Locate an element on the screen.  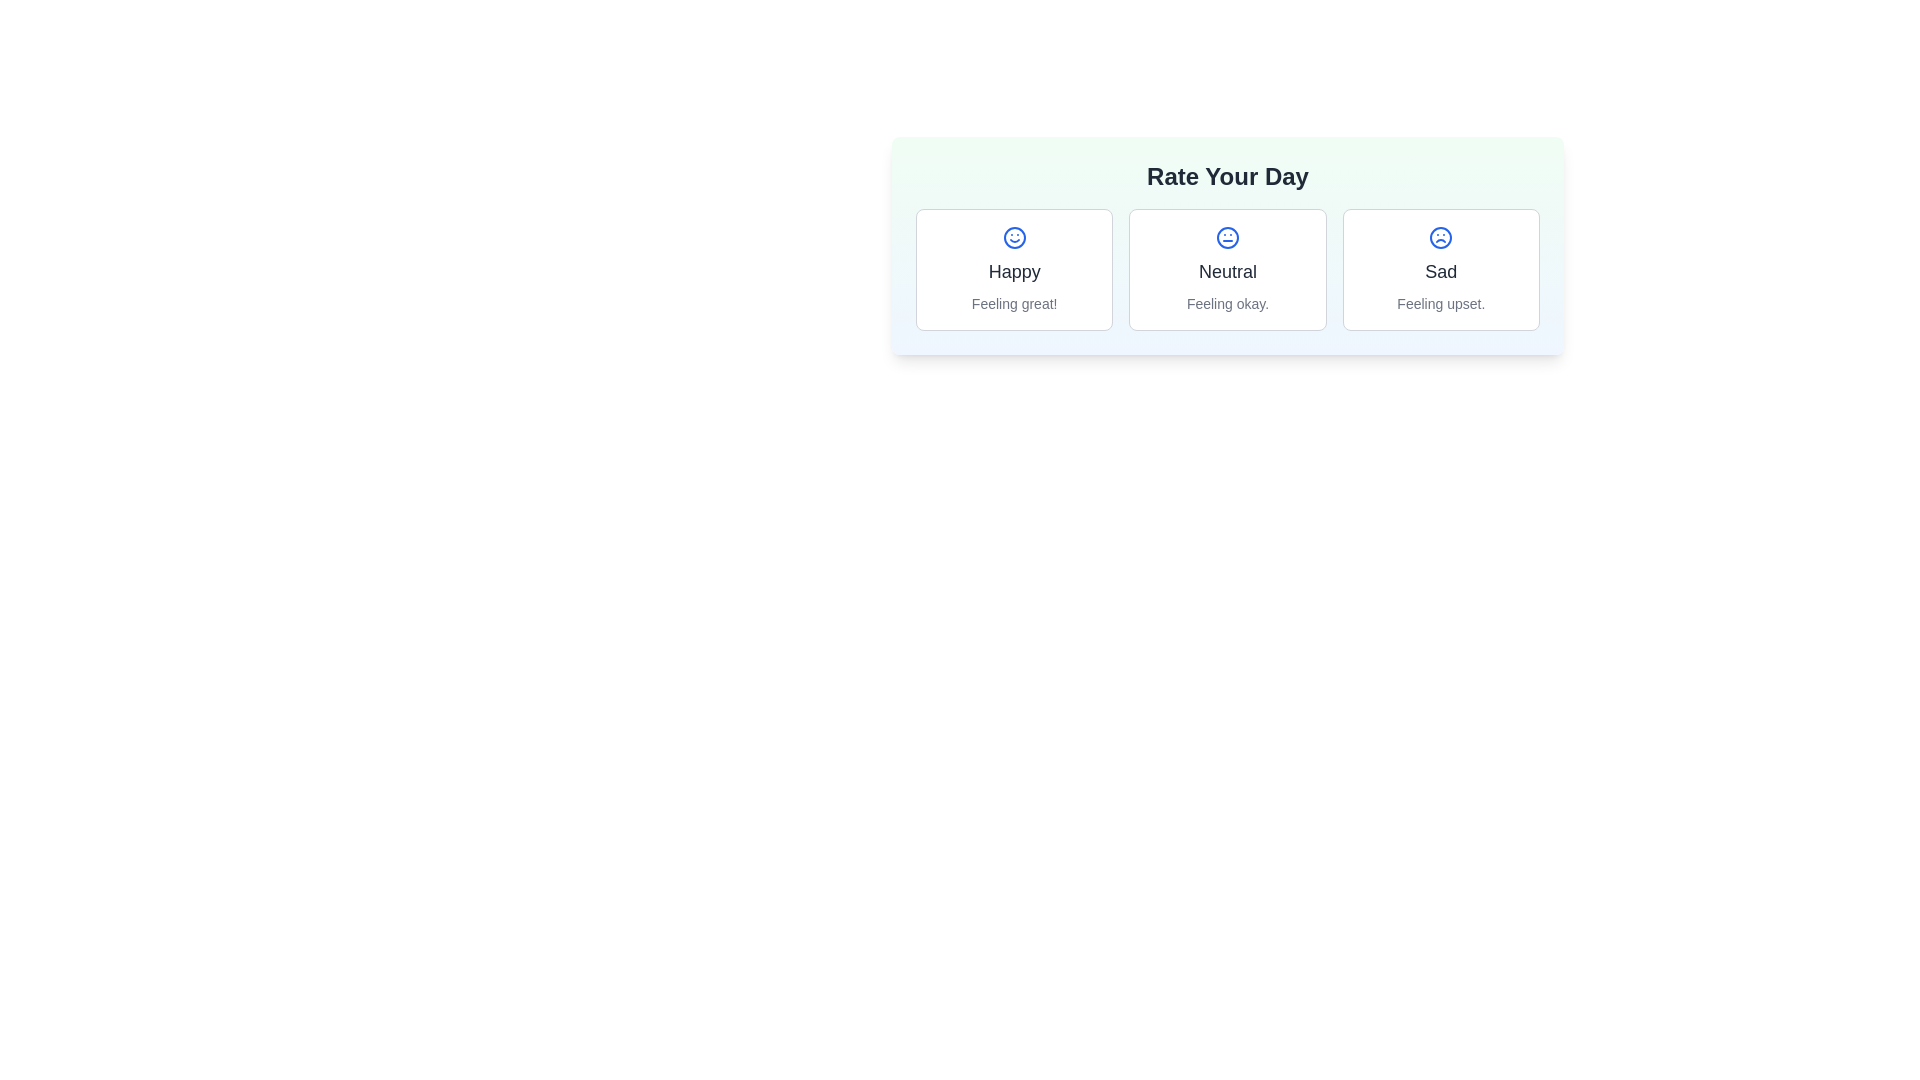
the selectable card widget that indicates the user's mood is sad, which is located as the third item in the mood rating feature grid layout is located at coordinates (1441, 270).